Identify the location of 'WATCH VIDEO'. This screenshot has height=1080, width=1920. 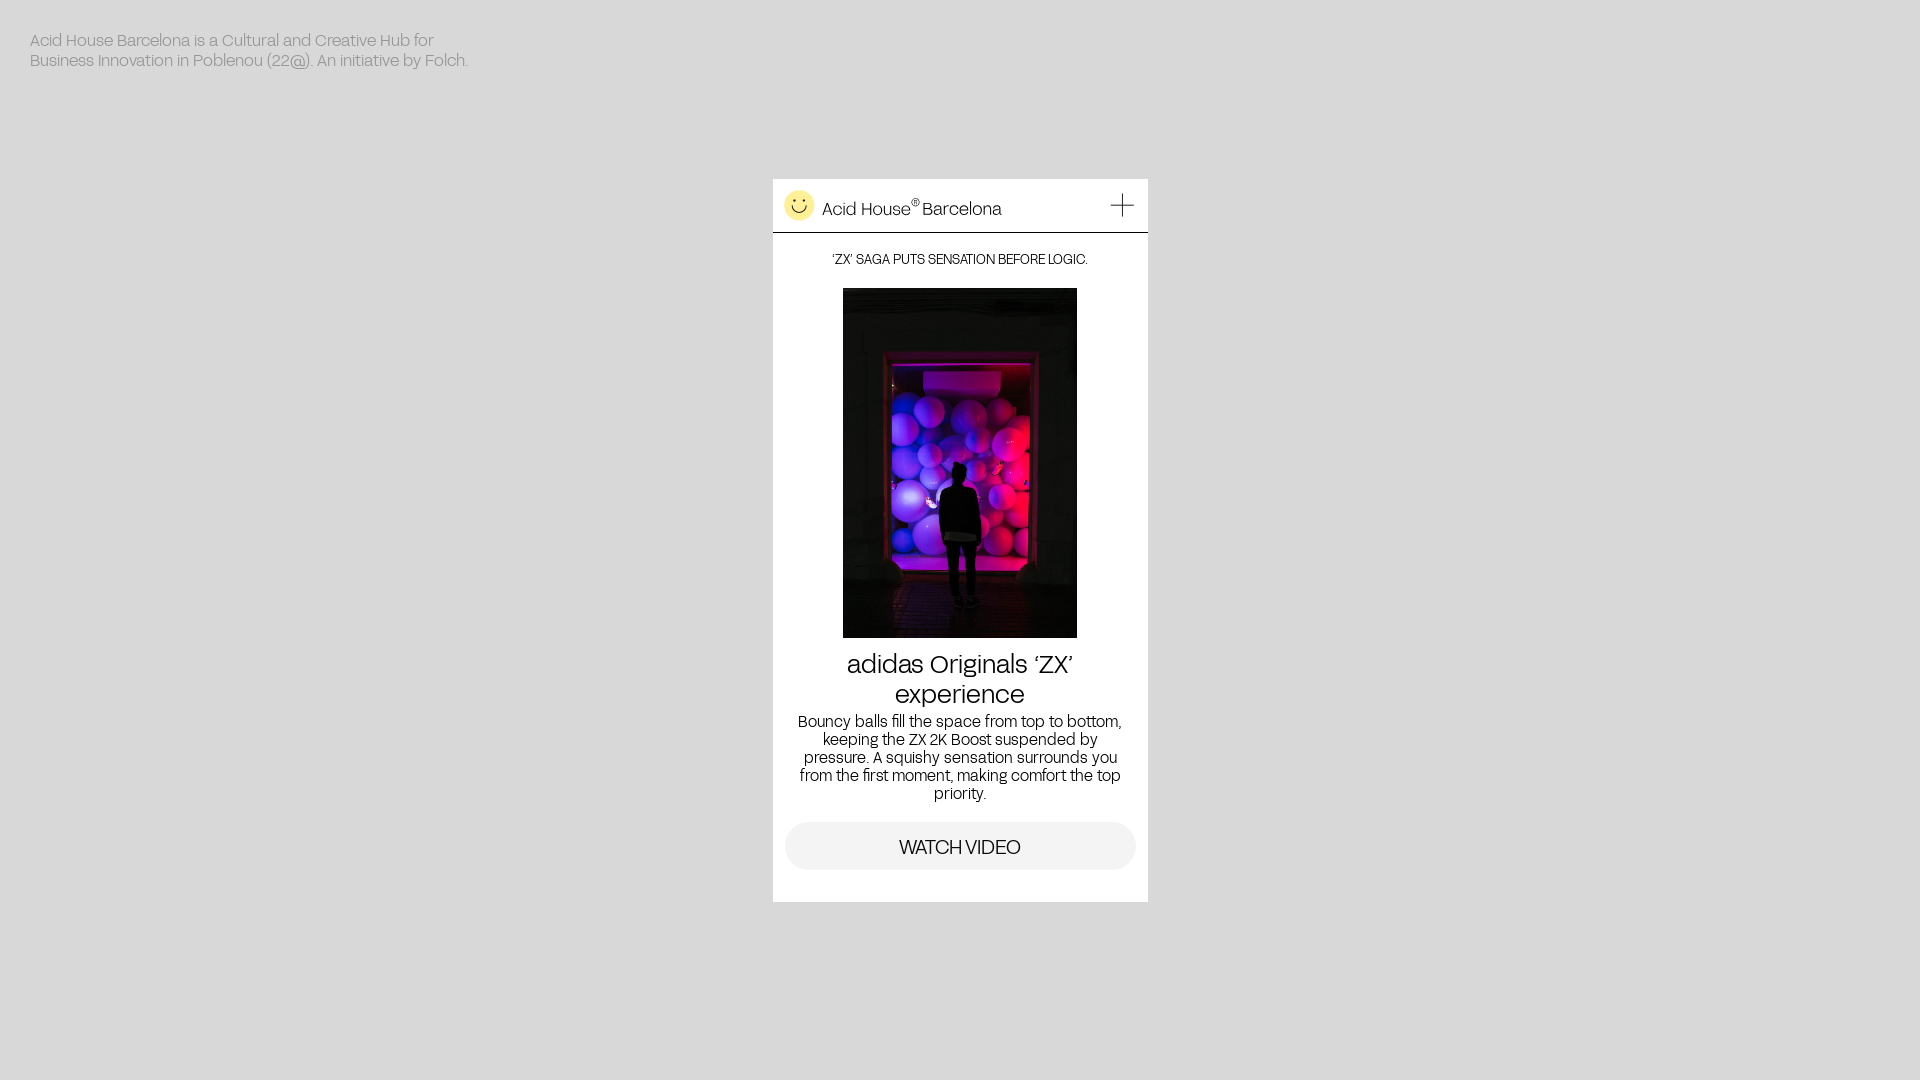
(958, 845).